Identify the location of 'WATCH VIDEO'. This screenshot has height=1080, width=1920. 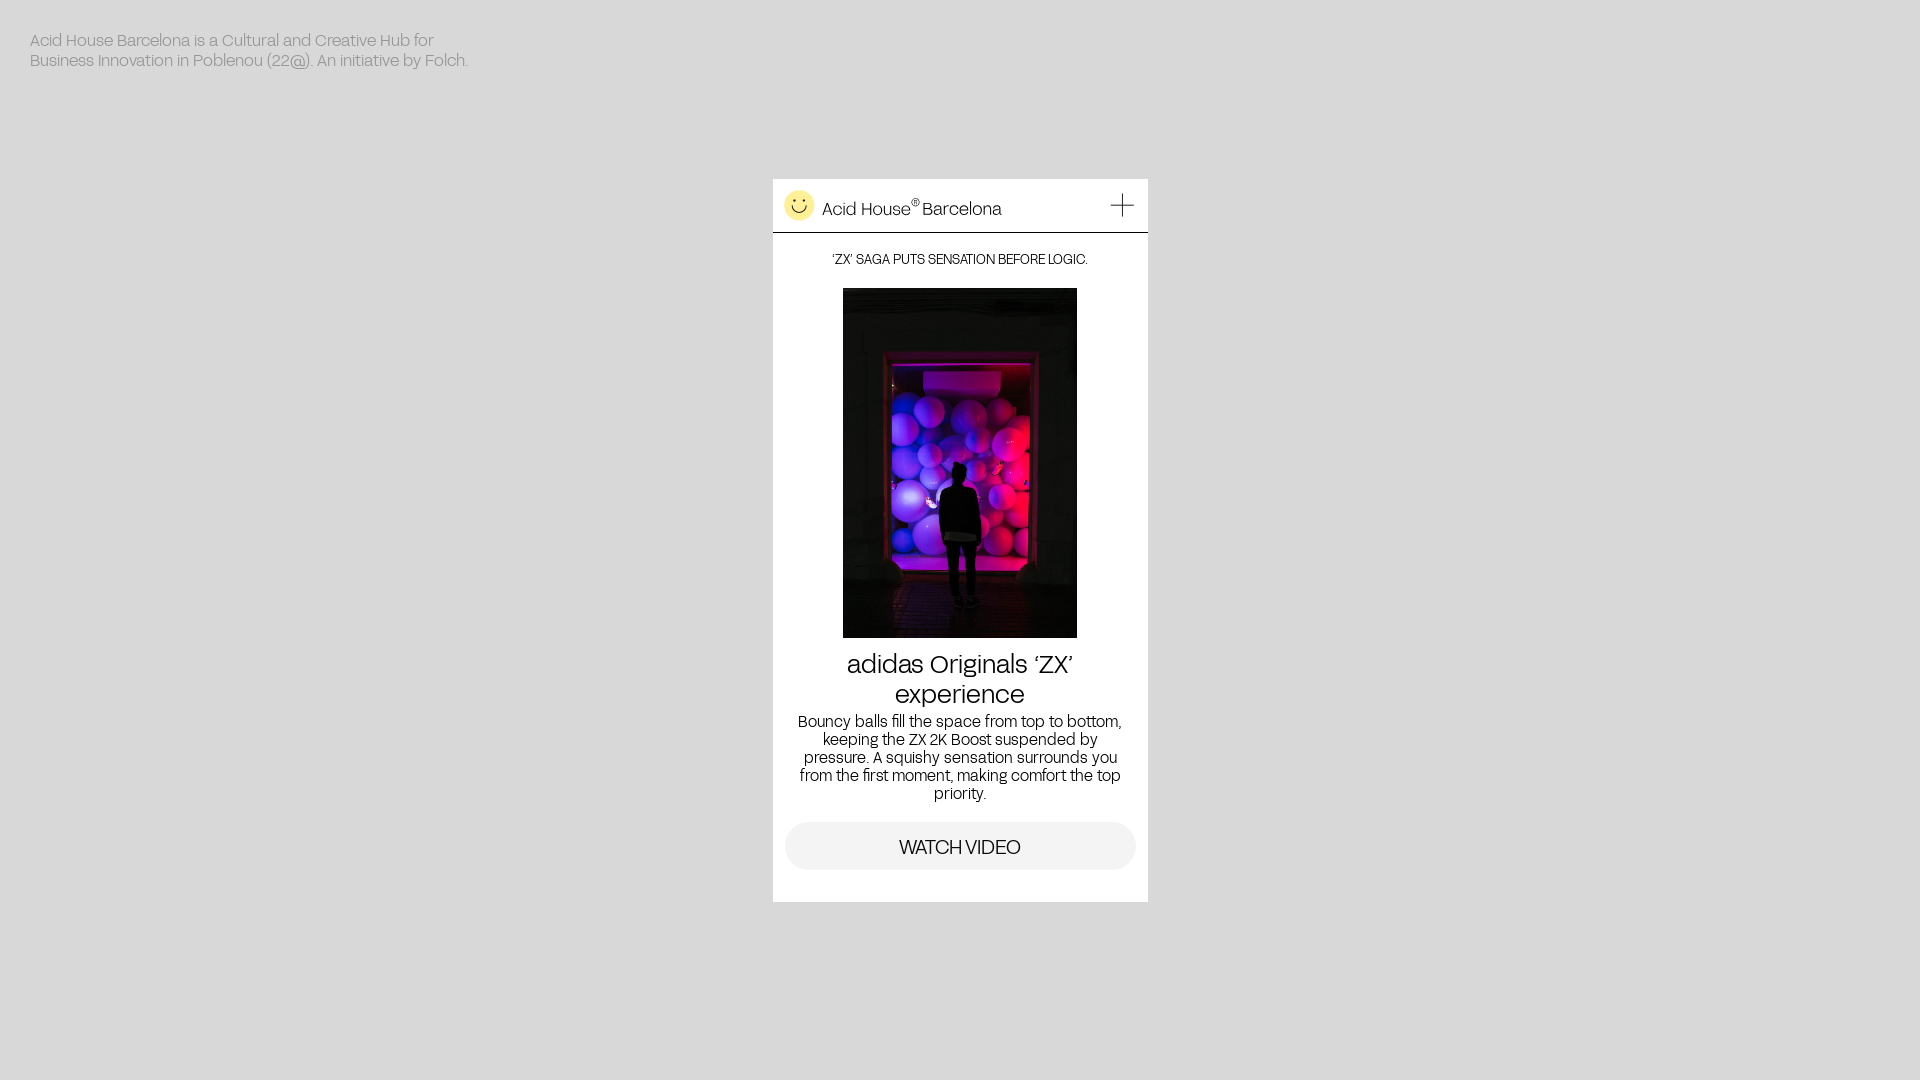
(958, 845).